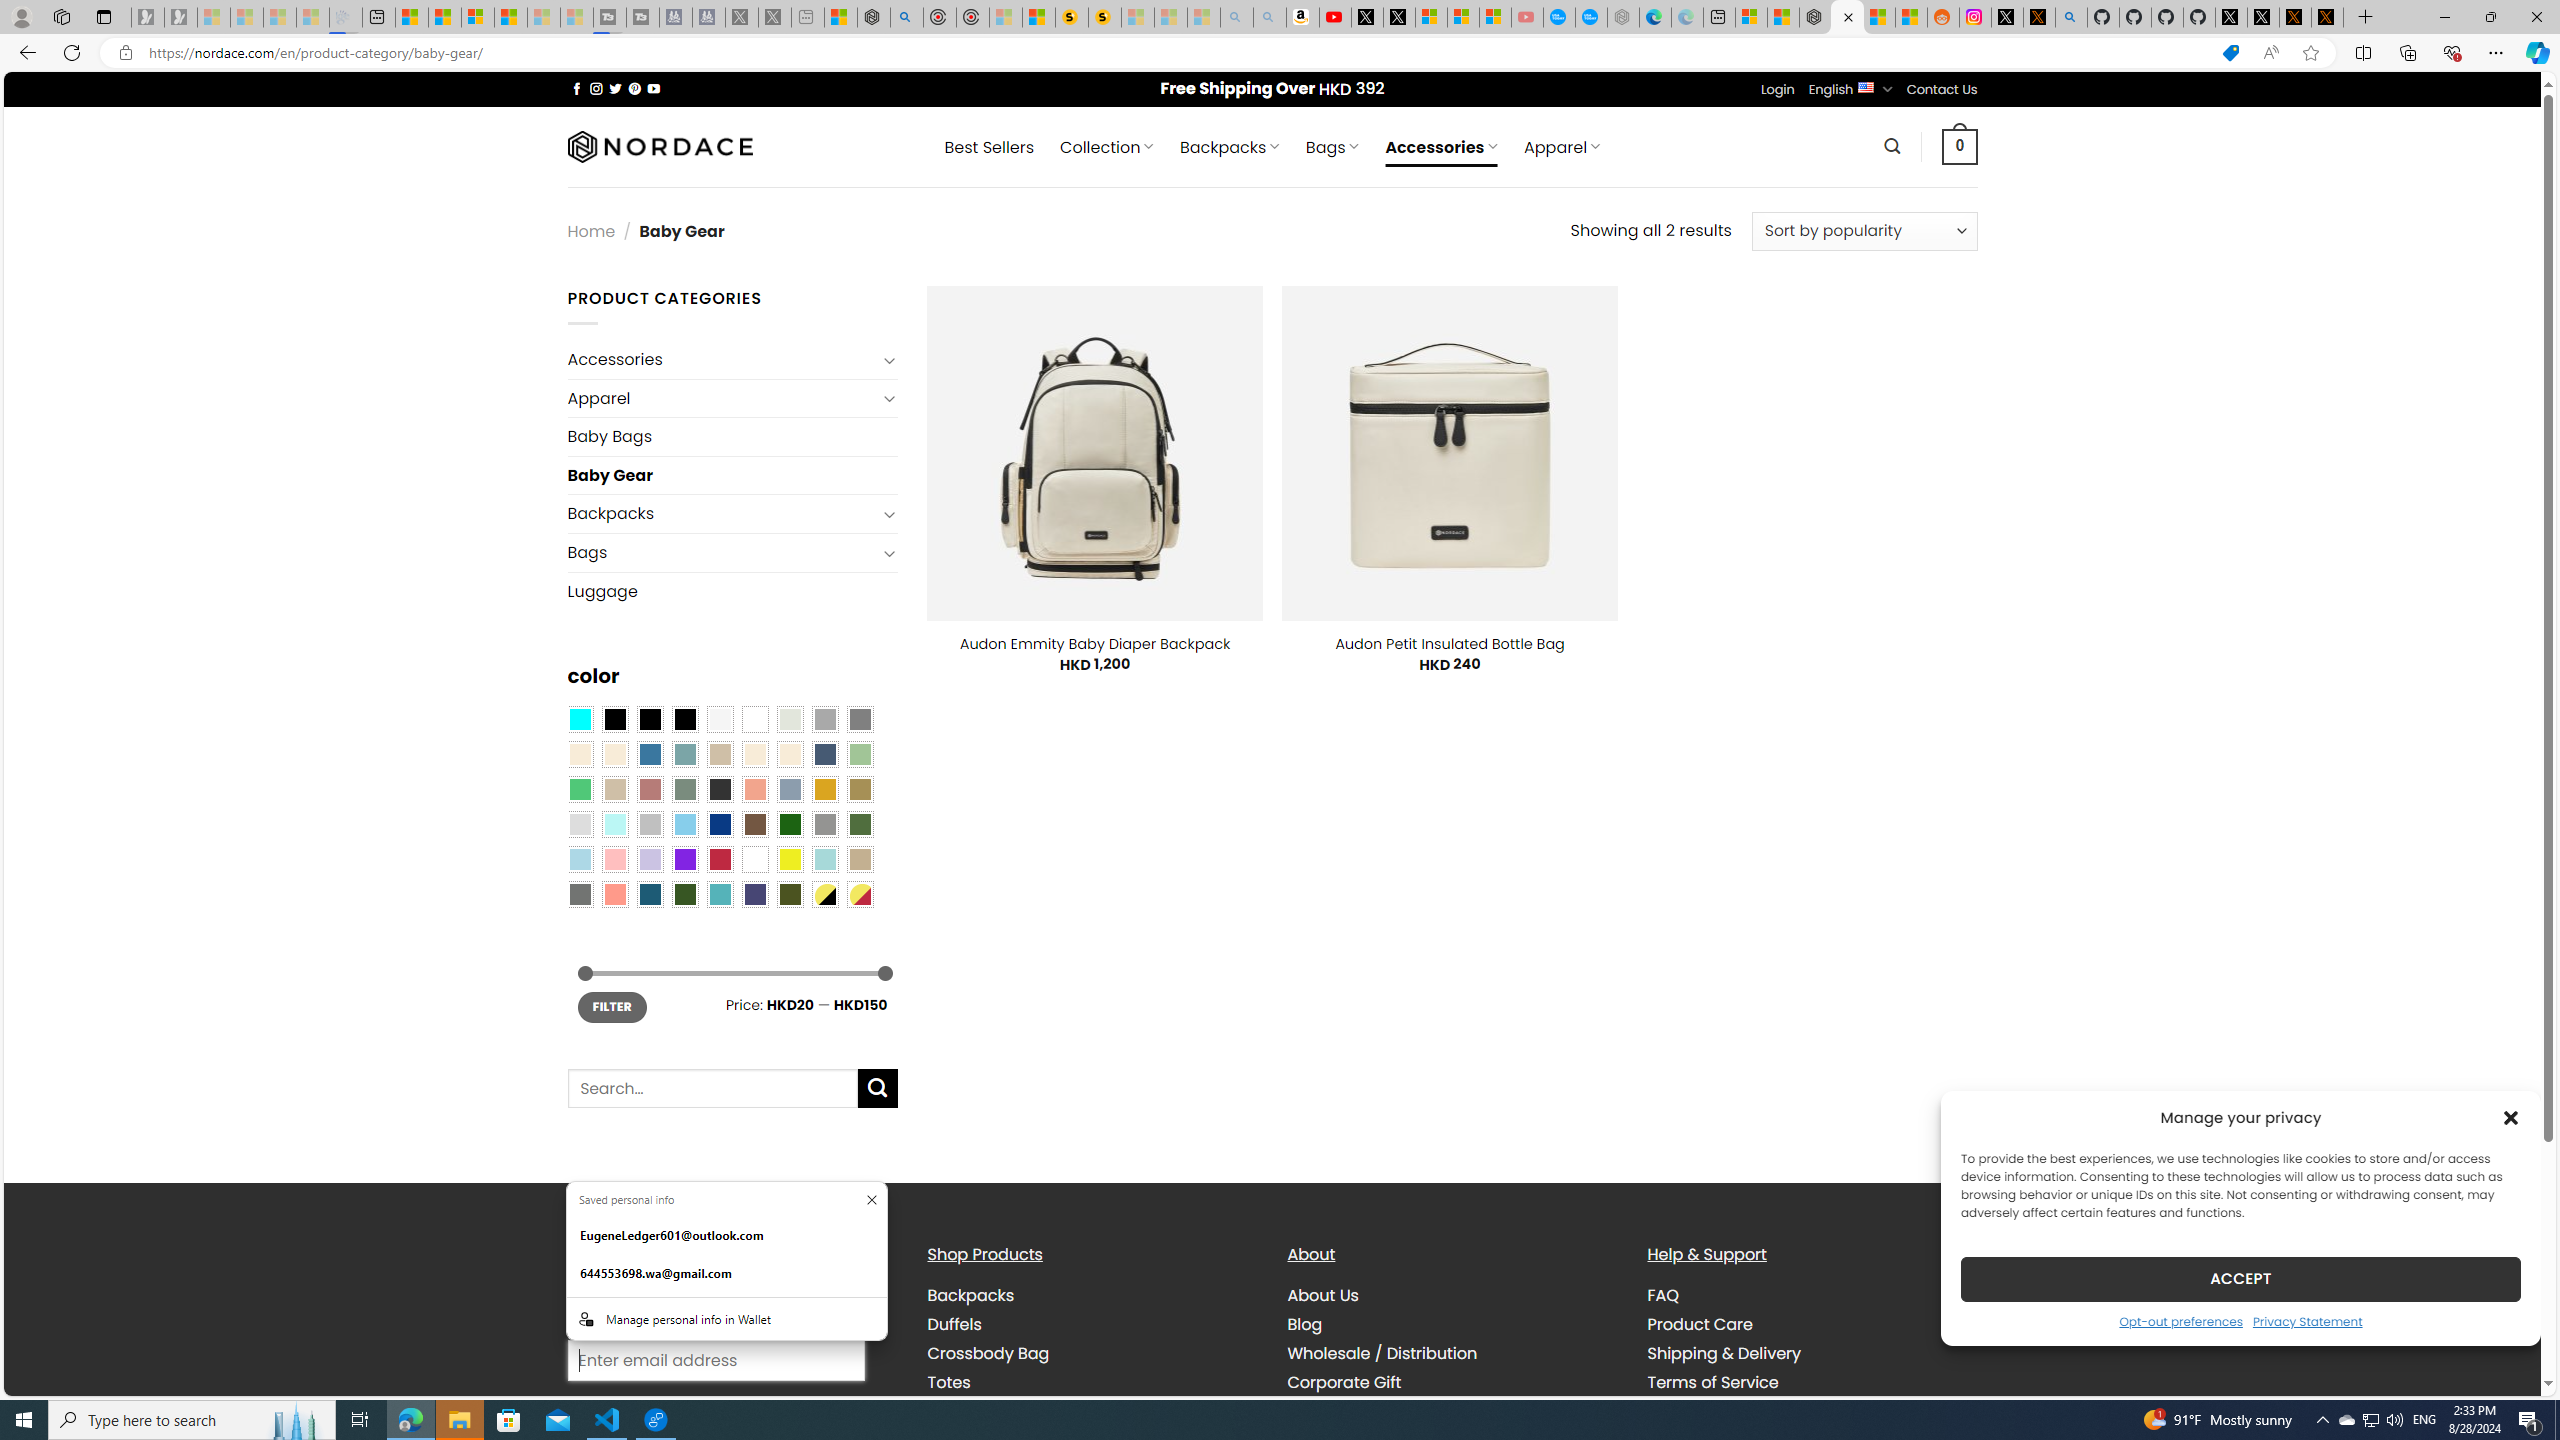  What do you see at coordinates (860, 788) in the screenshot?
I see `'Kelp'` at bounding box center [860, 788].